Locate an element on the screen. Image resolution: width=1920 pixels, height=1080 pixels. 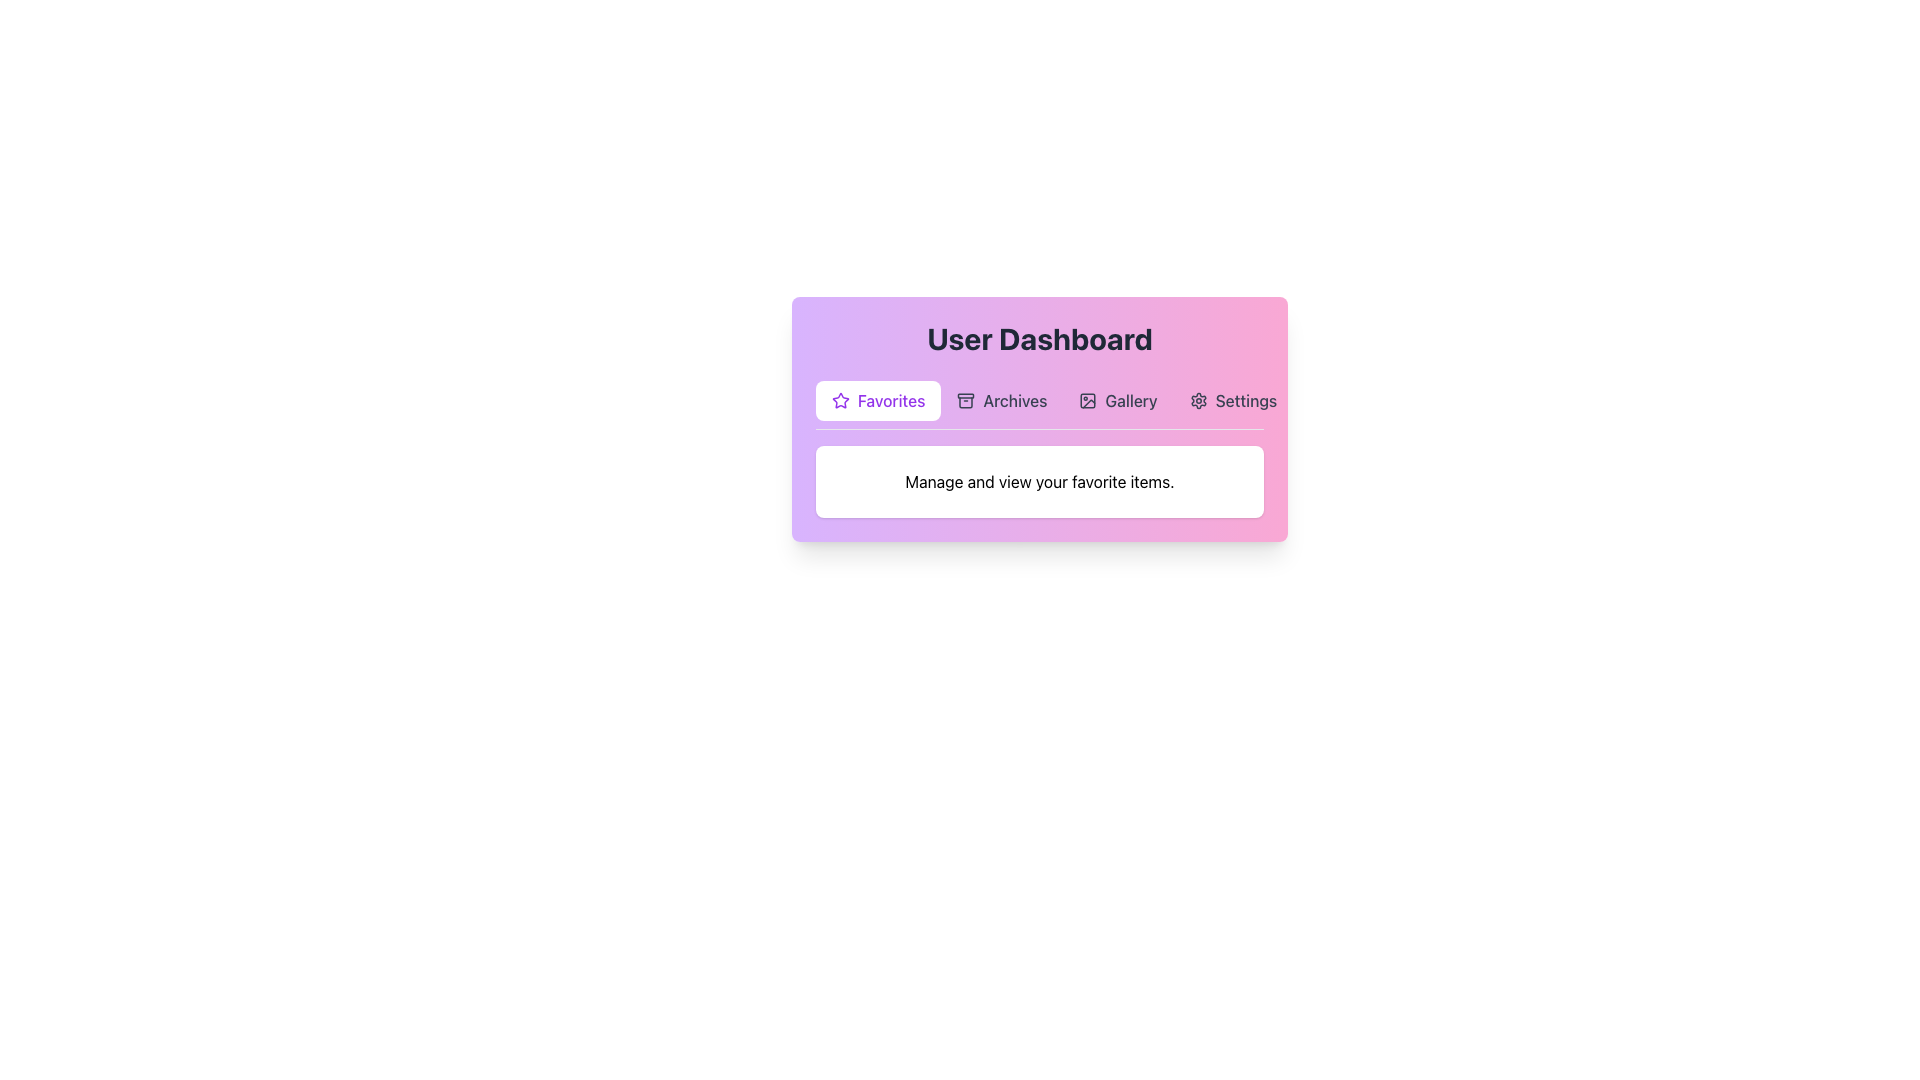
the star-shaped icon with a purple outline and white interior, located to the left of the 'Favorites' text is located at coordinates (840, 401).